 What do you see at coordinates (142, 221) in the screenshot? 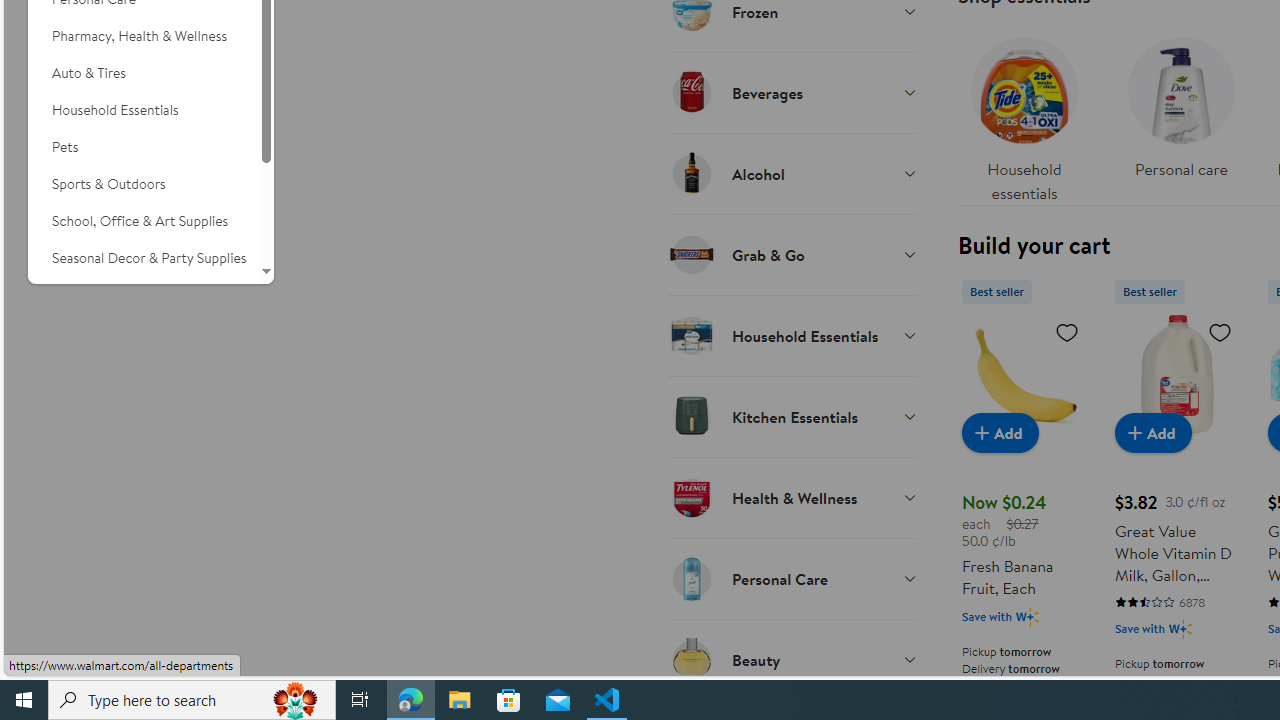
I see `'School, Office & Art Supplies'` at bounding box center [142, 221].